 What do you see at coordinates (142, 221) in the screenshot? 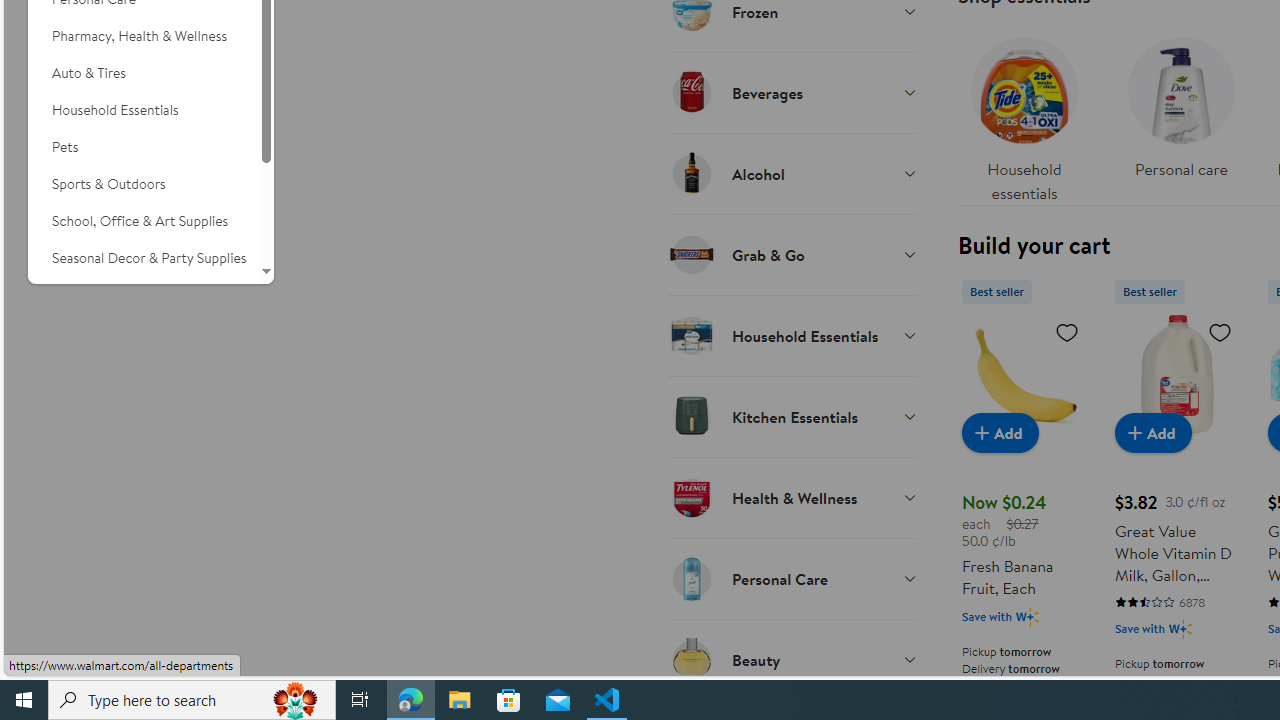
I see `'School, Office & Art Supplies'` at bounding box center [142, 221].